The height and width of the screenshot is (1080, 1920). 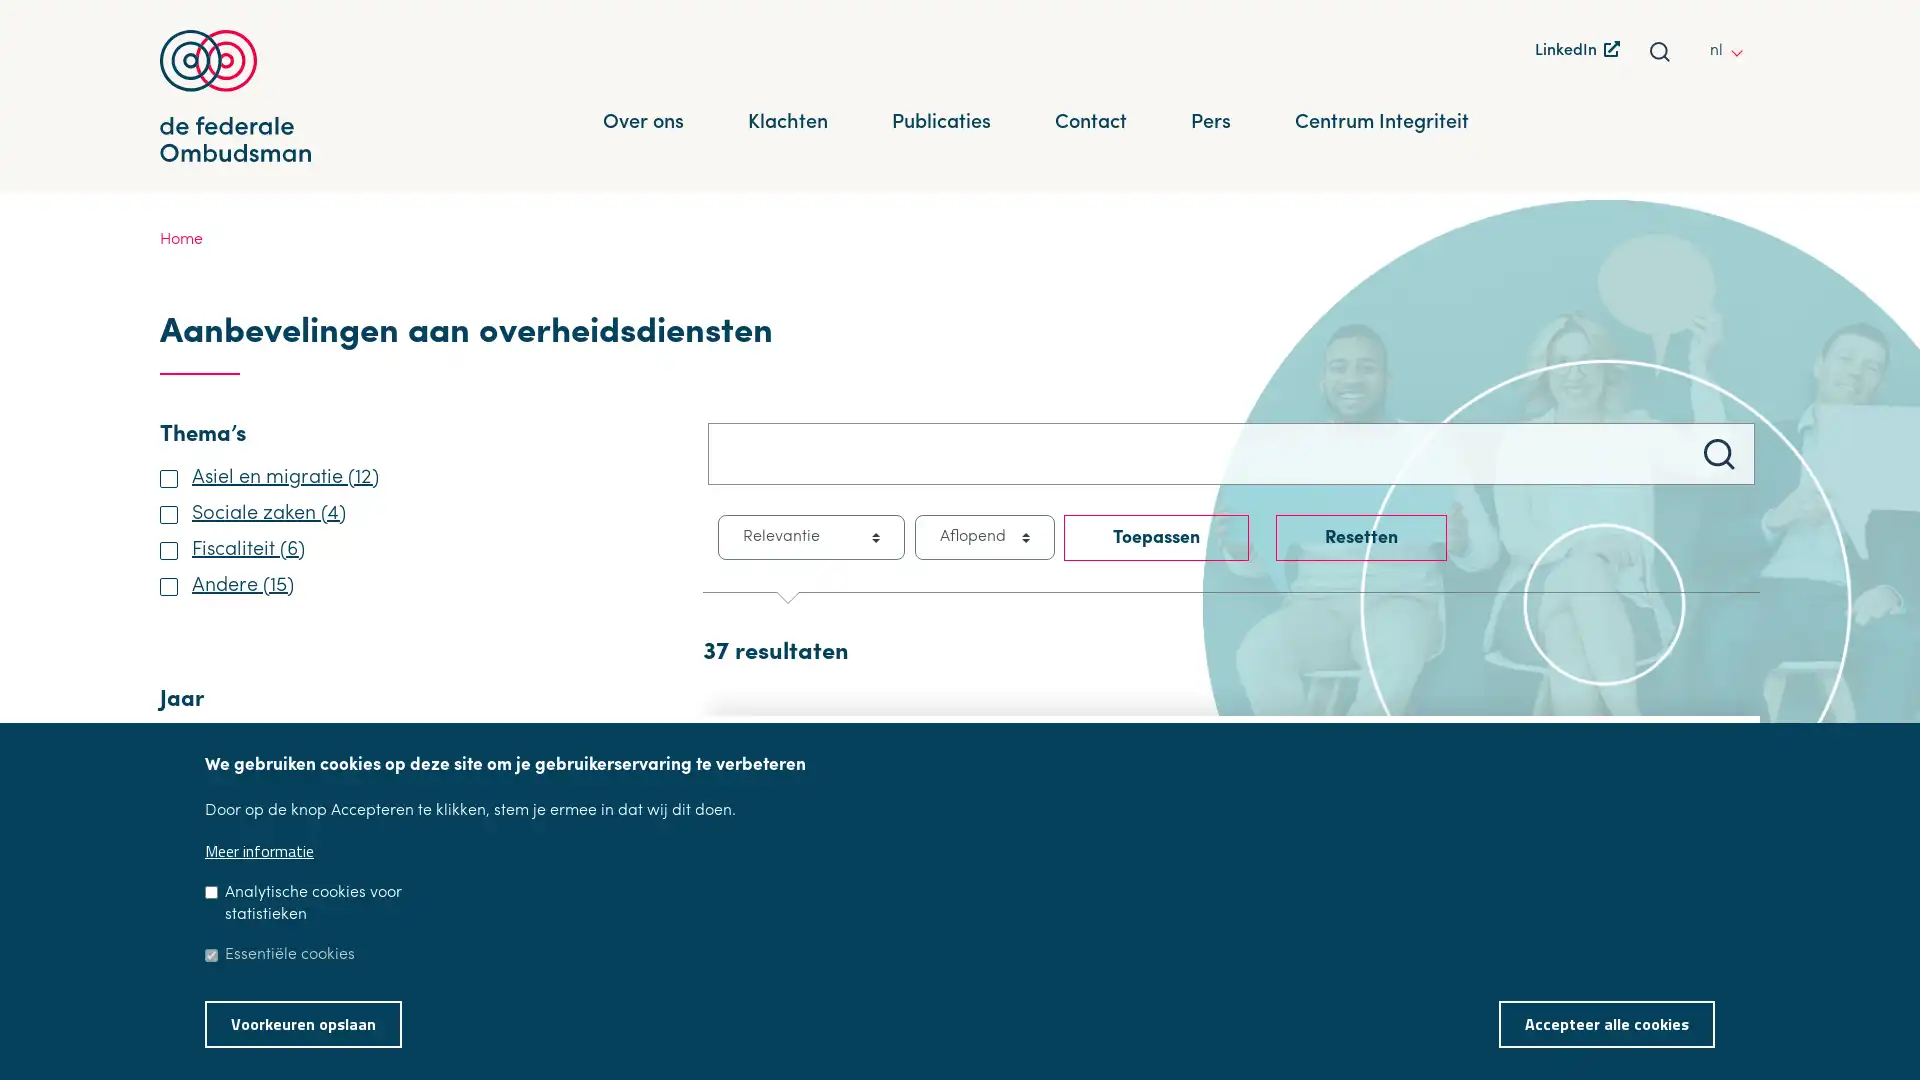 I want to click on other languages, so click(x=1741, y=49).